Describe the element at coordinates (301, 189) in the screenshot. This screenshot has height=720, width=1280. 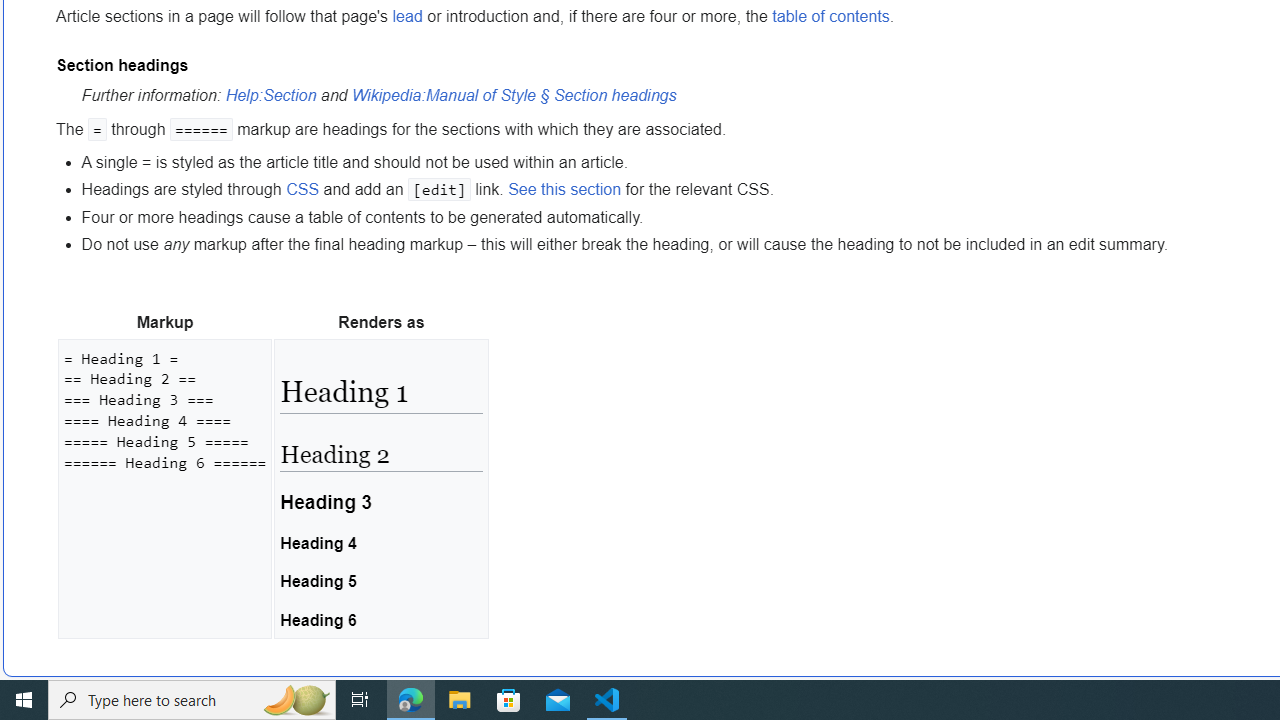
I see `'CSS'` at that location.